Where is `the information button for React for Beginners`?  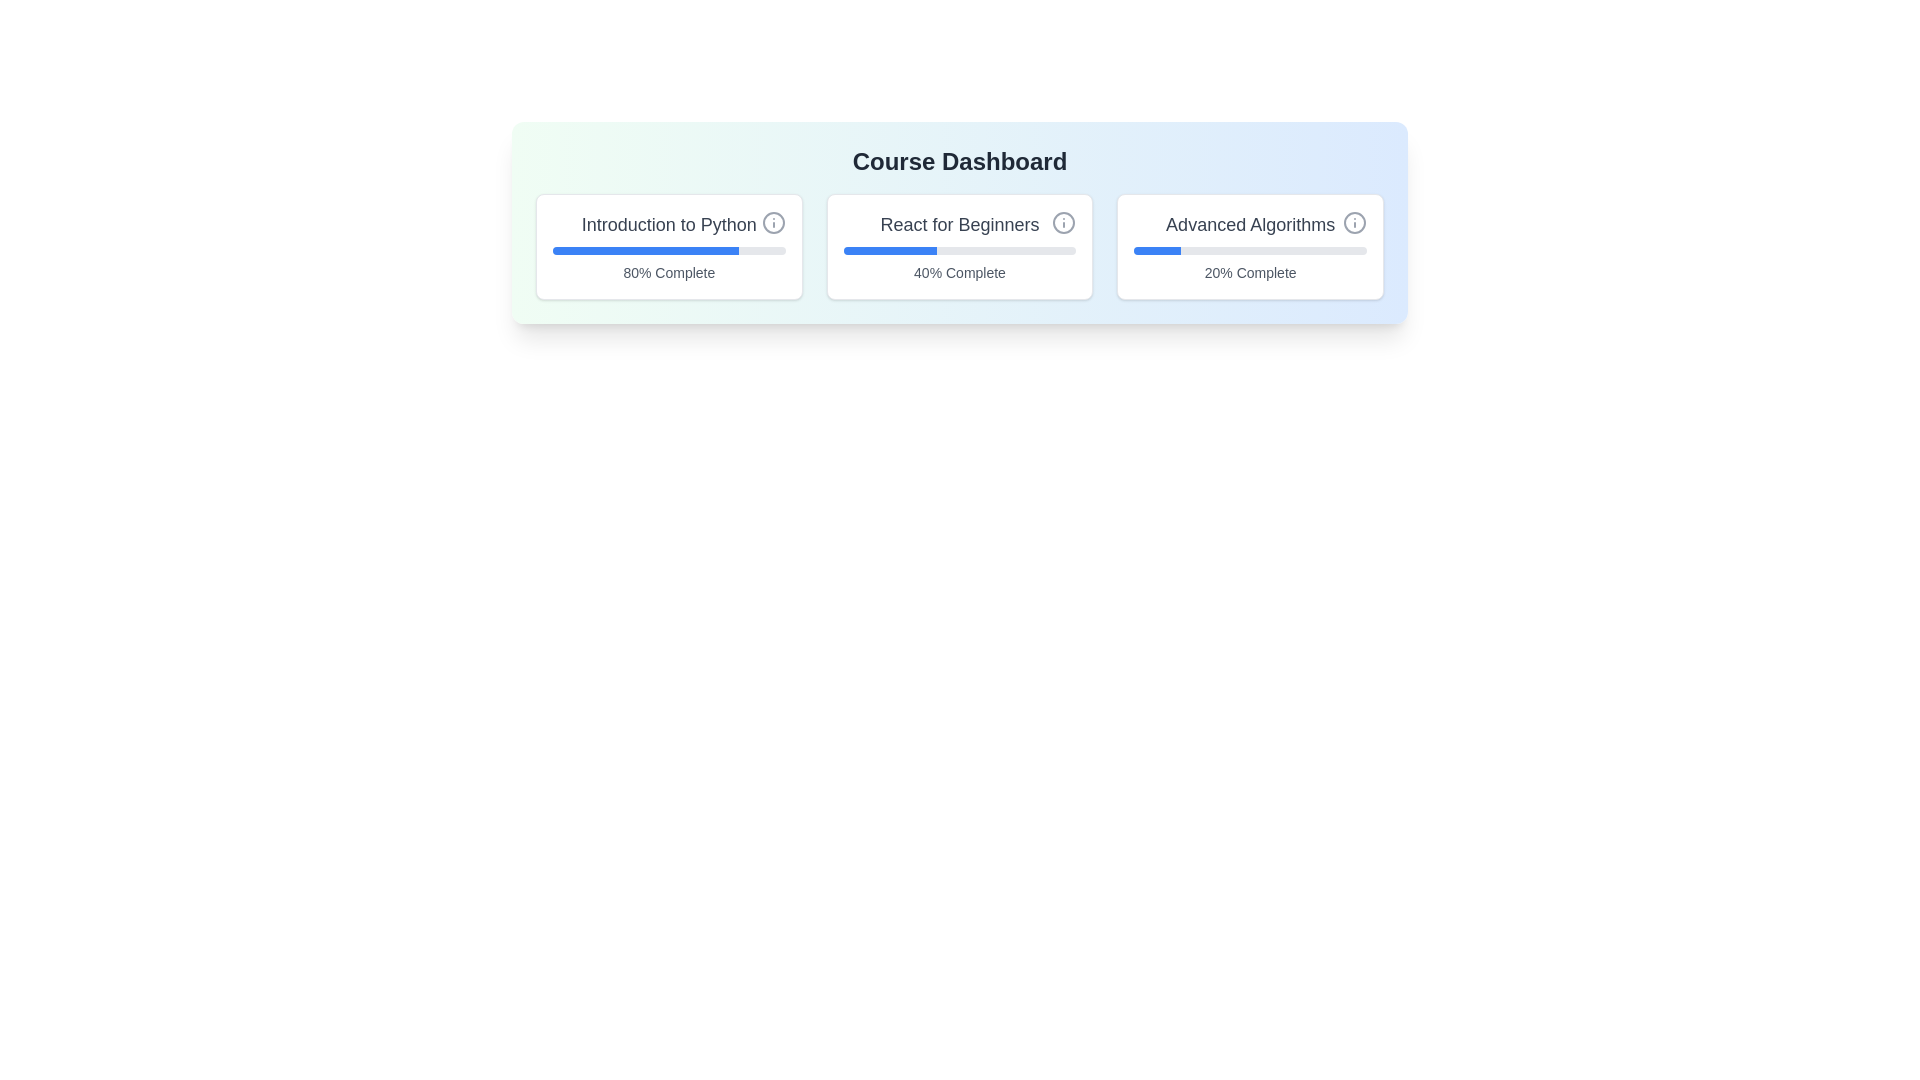
the information button for React for Beginners is located at coordinates (1063, 223).